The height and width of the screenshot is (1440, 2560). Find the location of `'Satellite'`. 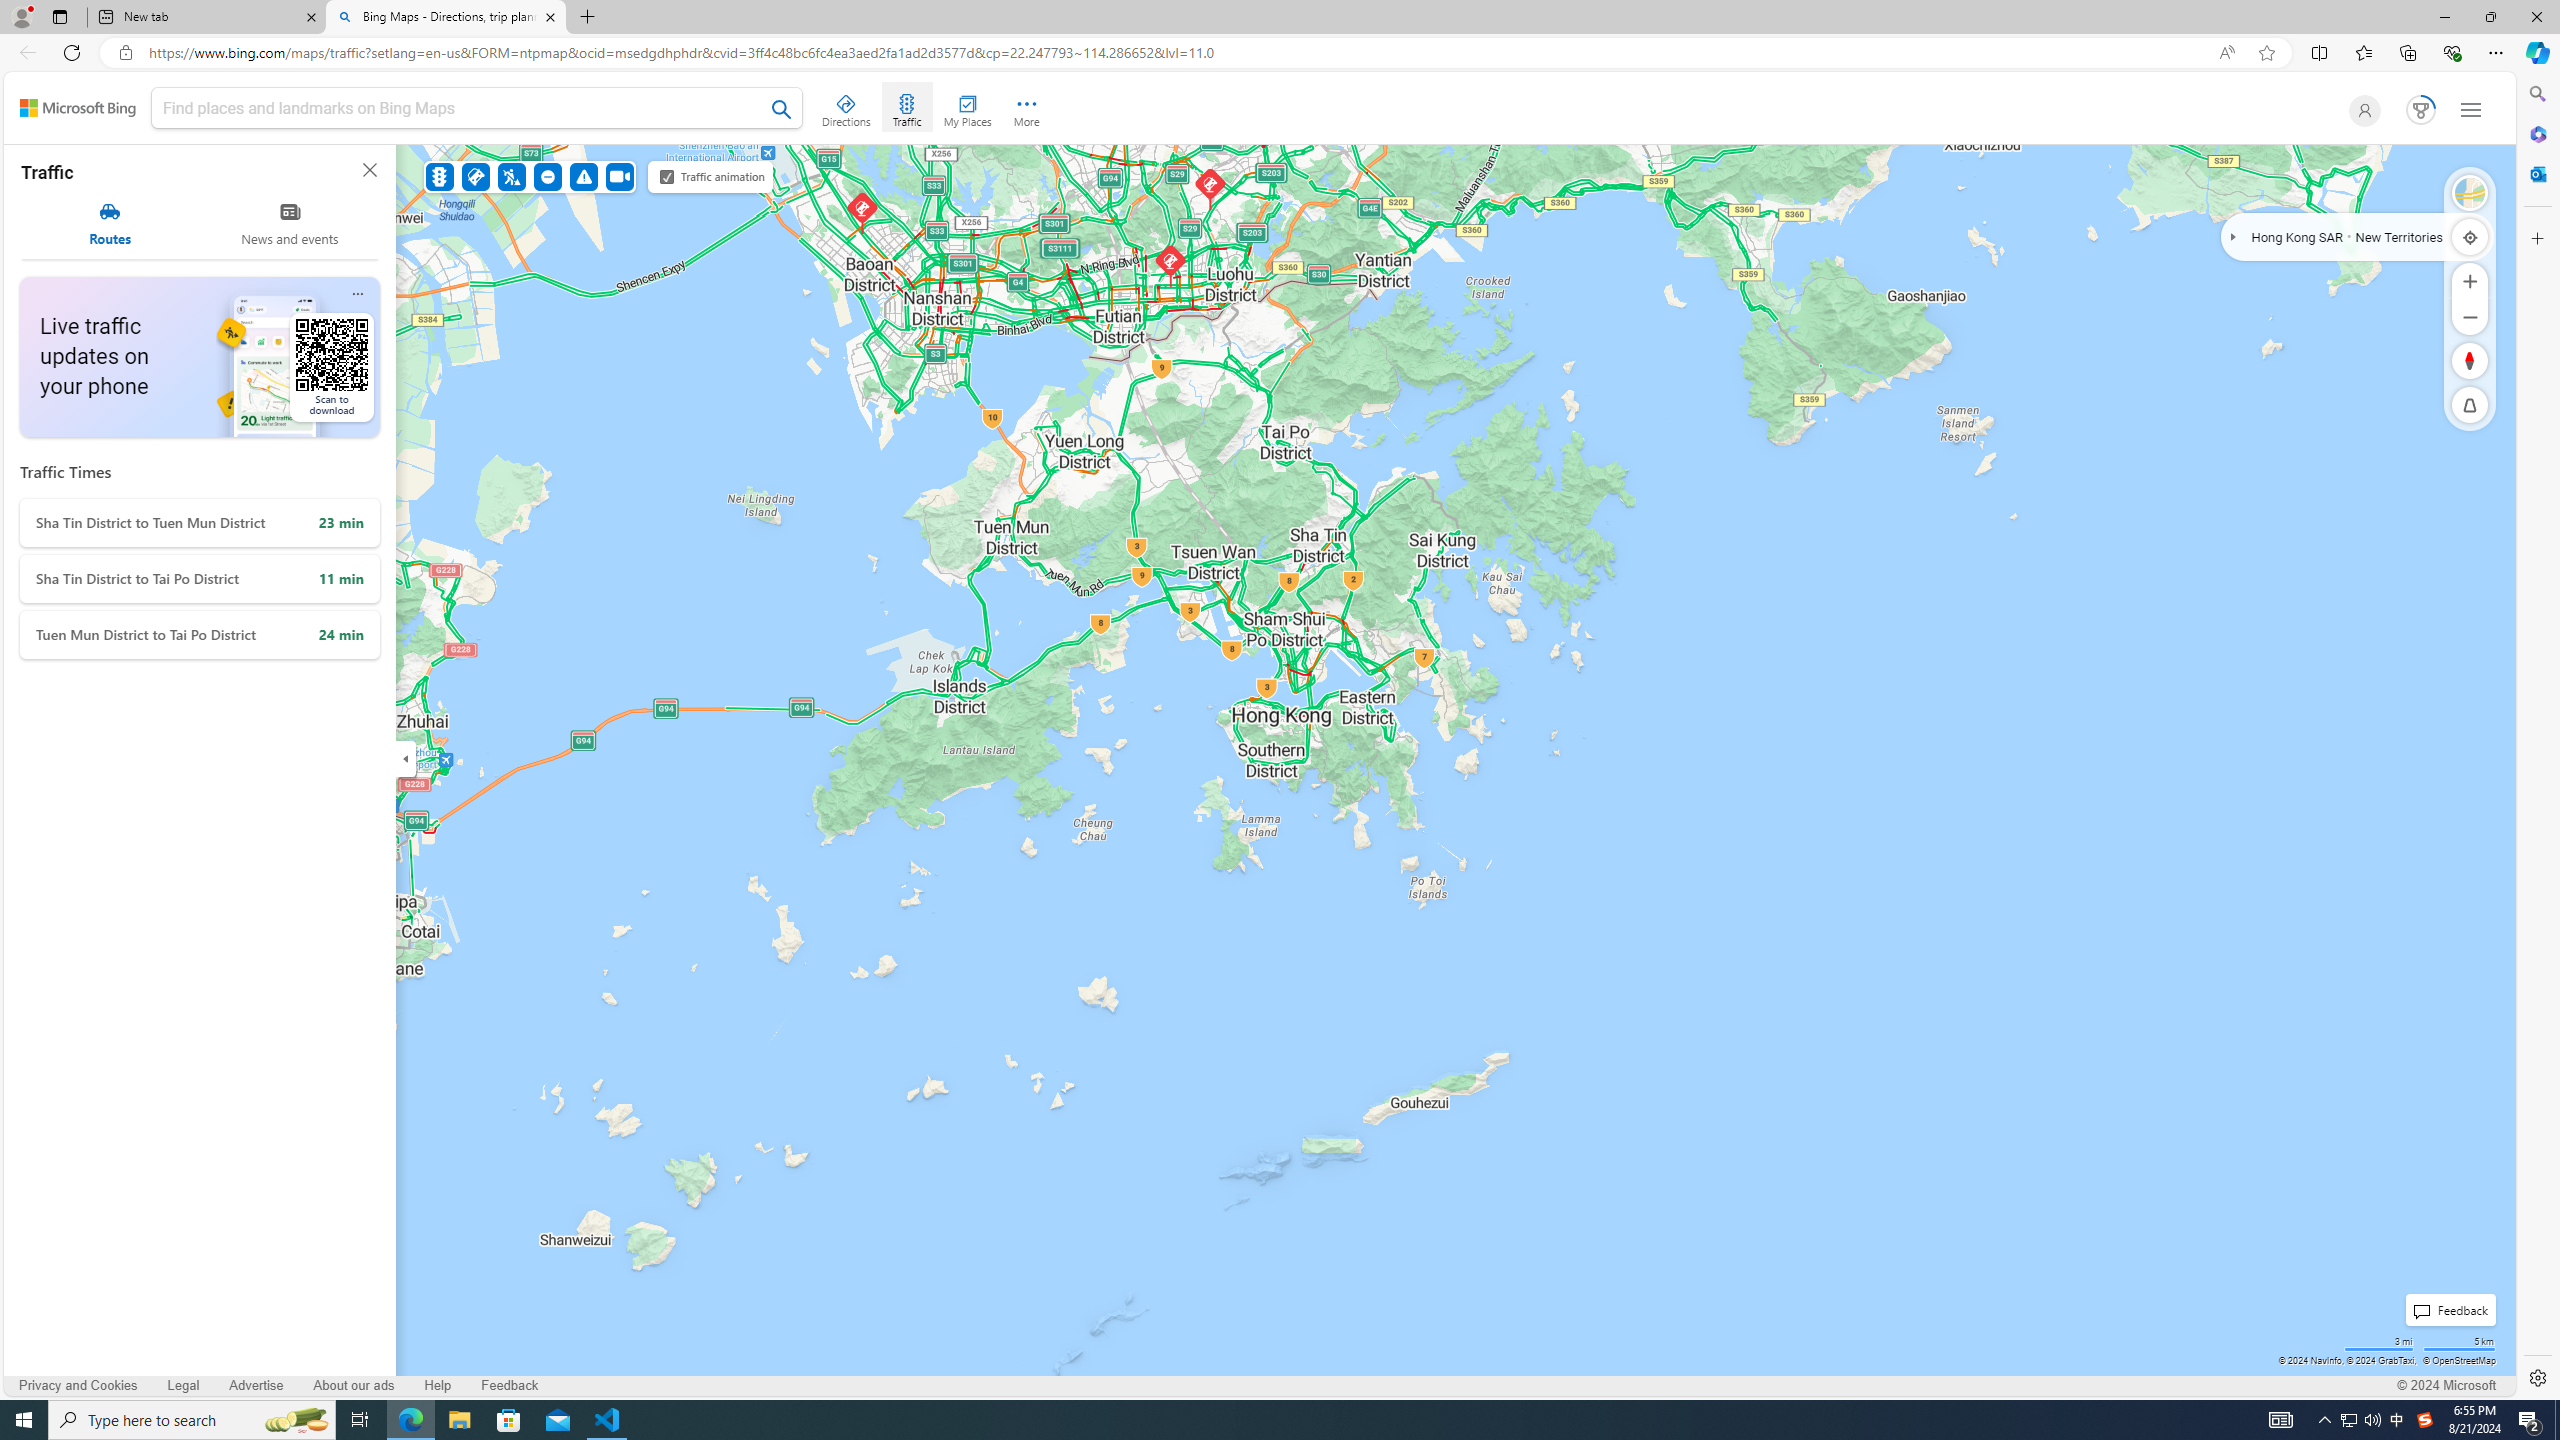

'Satellite' is located at coordinates (2470, 192).